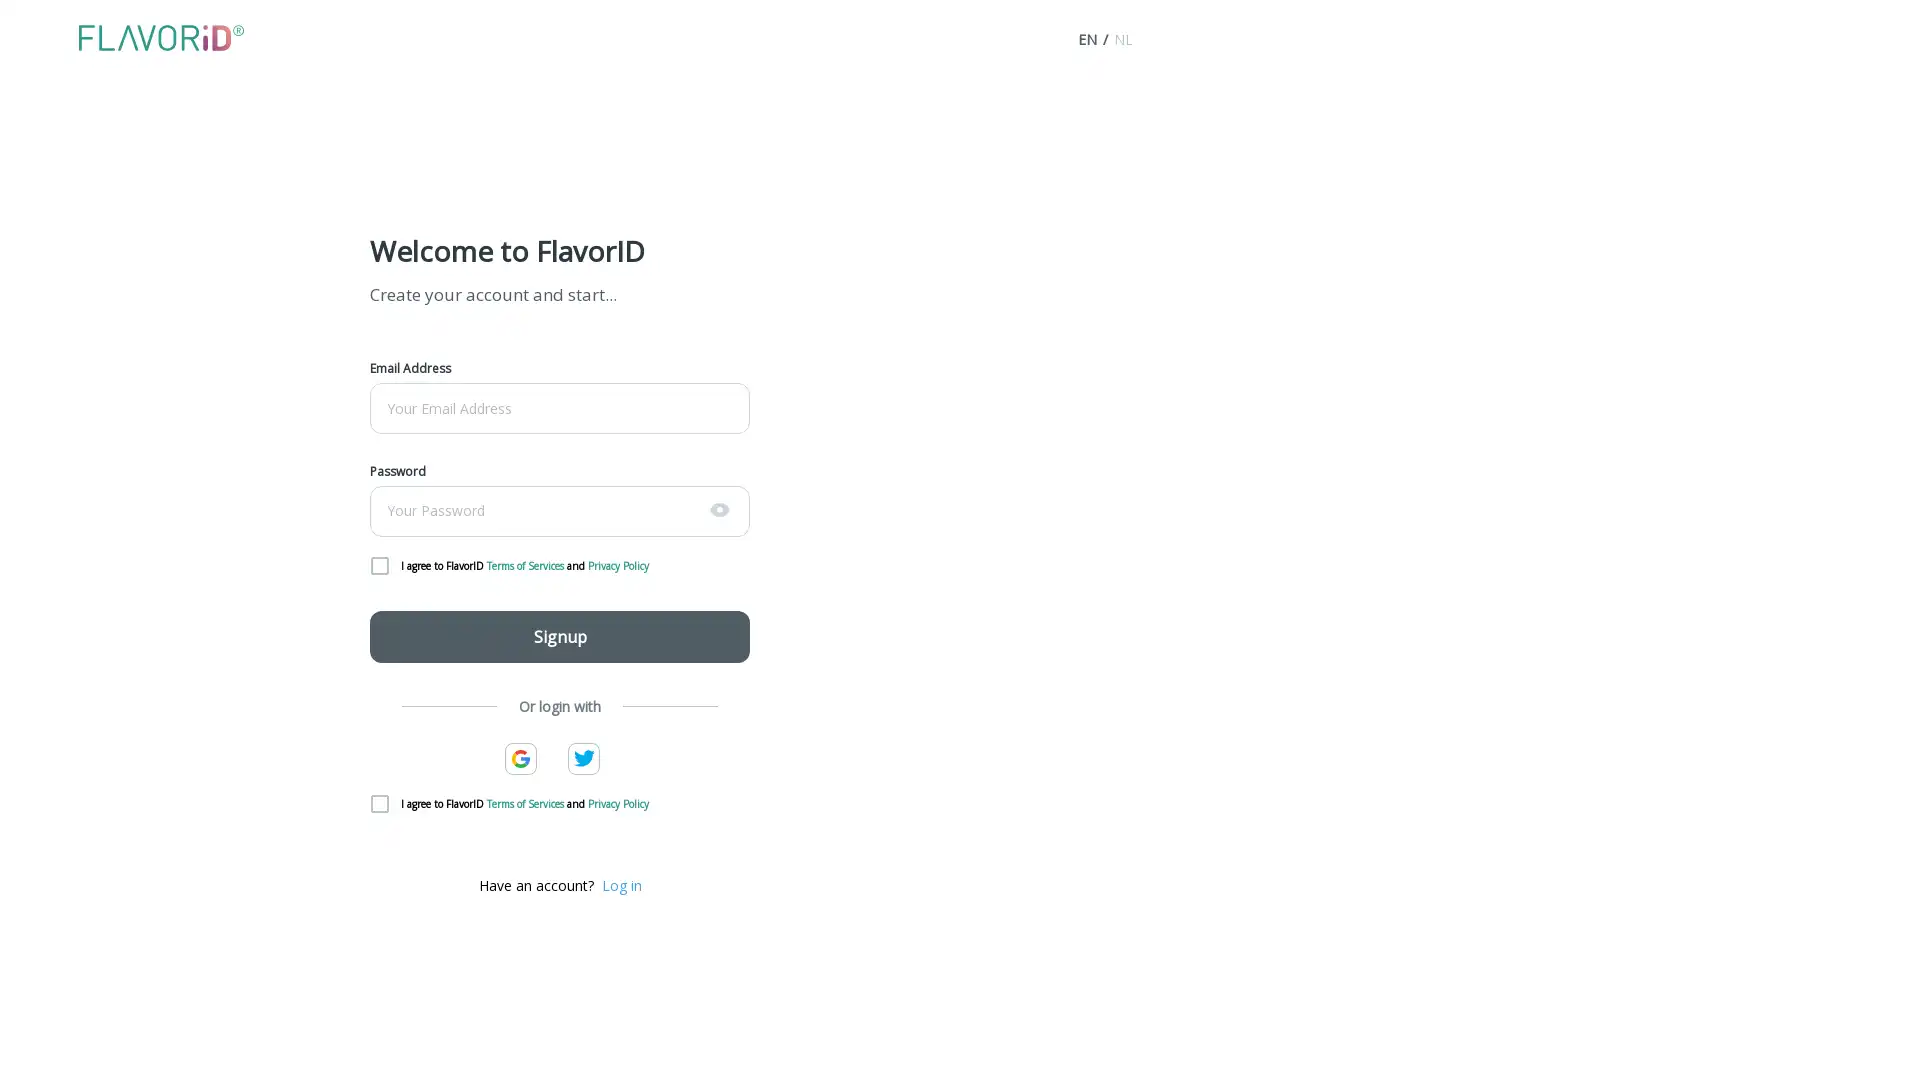 The image size is (1920, 1080). Describe the element at coordinates (560, 636) in the screenshot. I see `Signup` at that location.